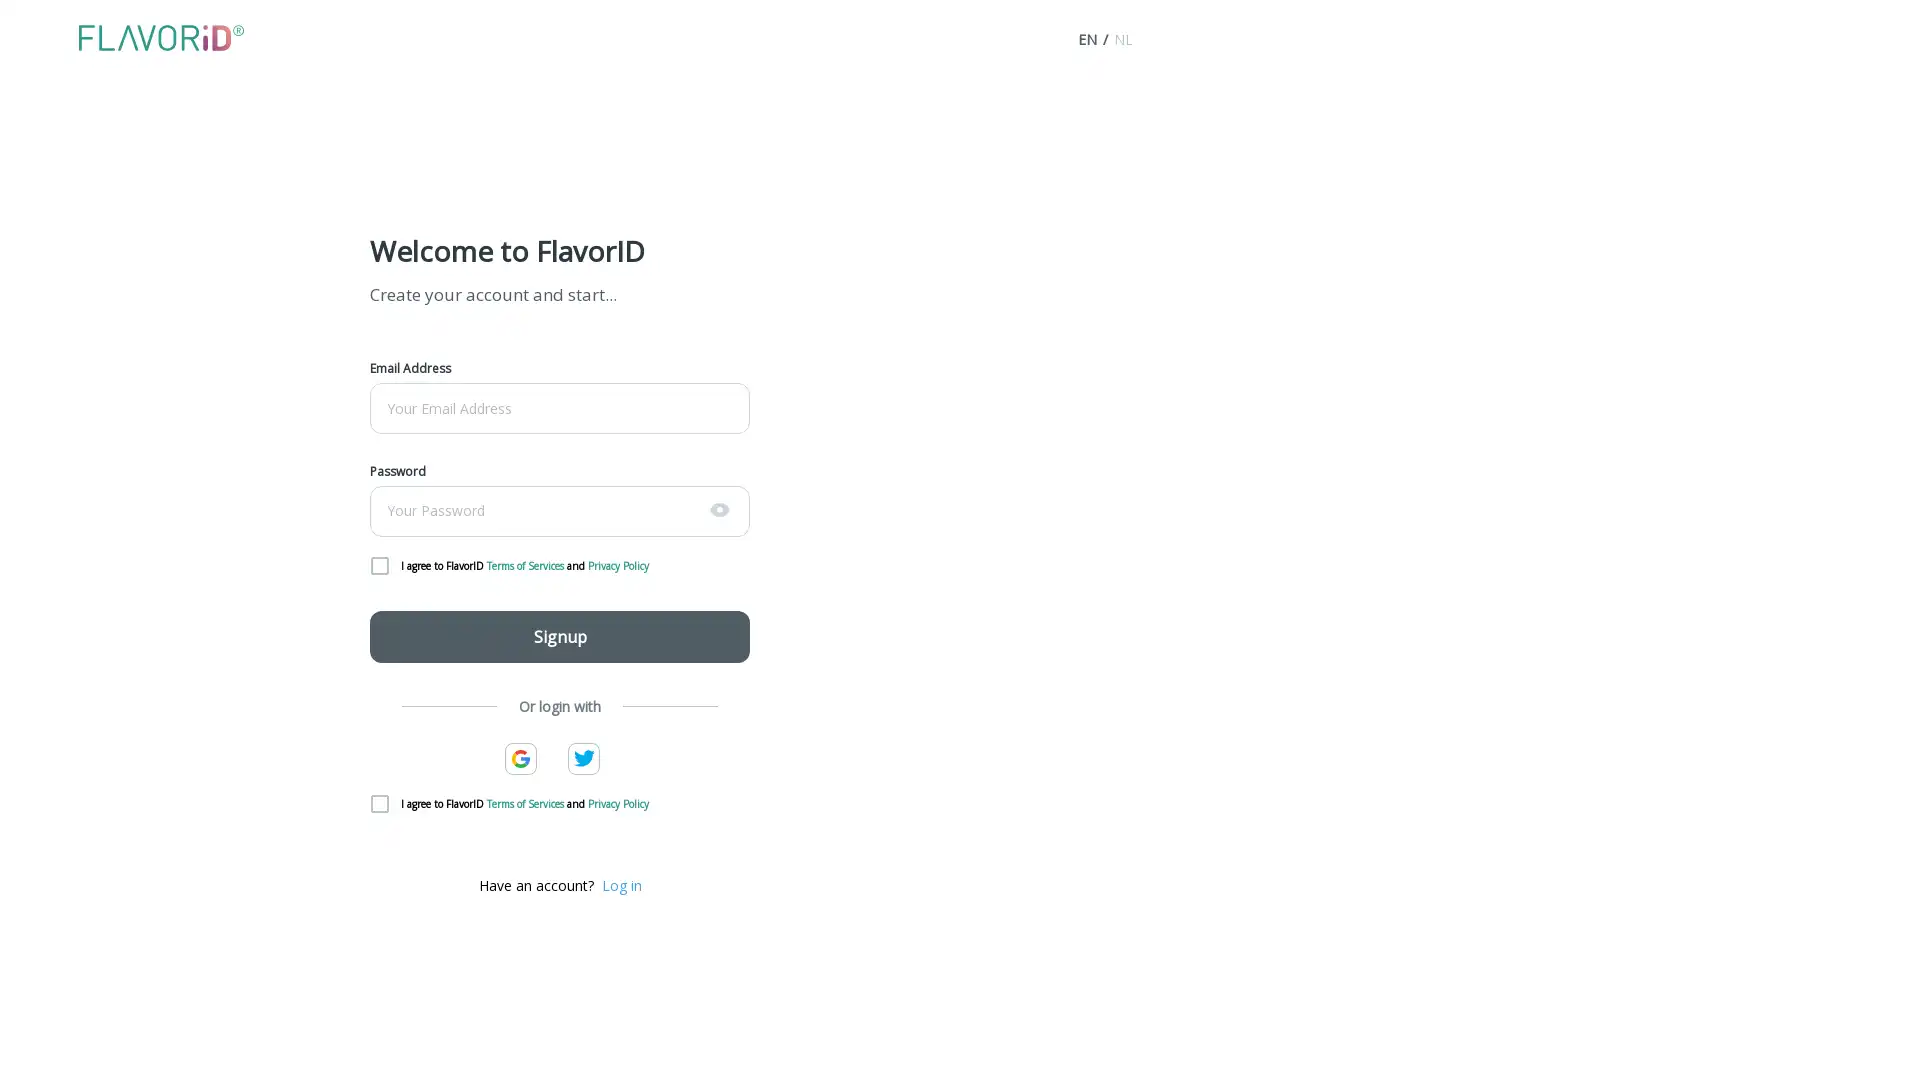 The image size is (1920, 1080). Describe the element at coordinates (560, 636) in the screenshot. I see `Signup` at that location.